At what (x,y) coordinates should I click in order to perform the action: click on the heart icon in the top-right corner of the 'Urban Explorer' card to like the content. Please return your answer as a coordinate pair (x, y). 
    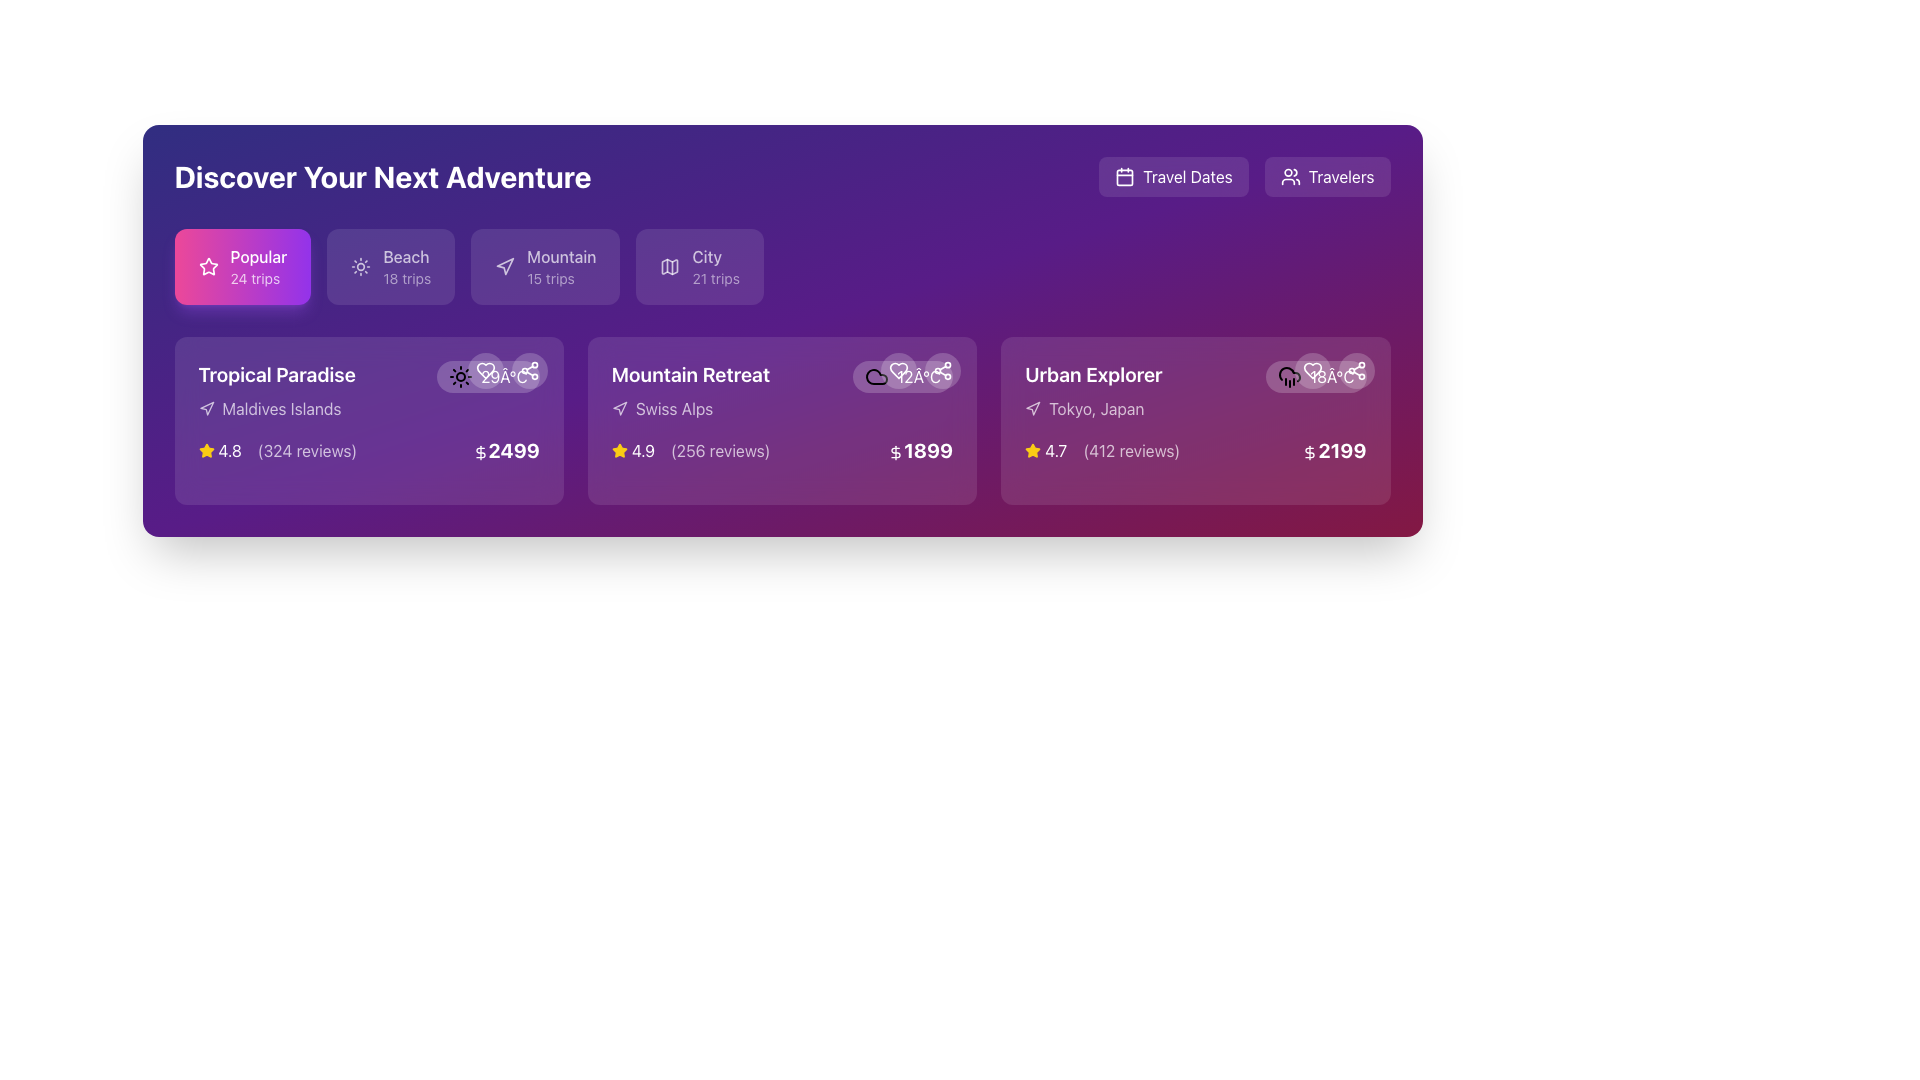
    Looking at the image, I should click on (1334, 370).